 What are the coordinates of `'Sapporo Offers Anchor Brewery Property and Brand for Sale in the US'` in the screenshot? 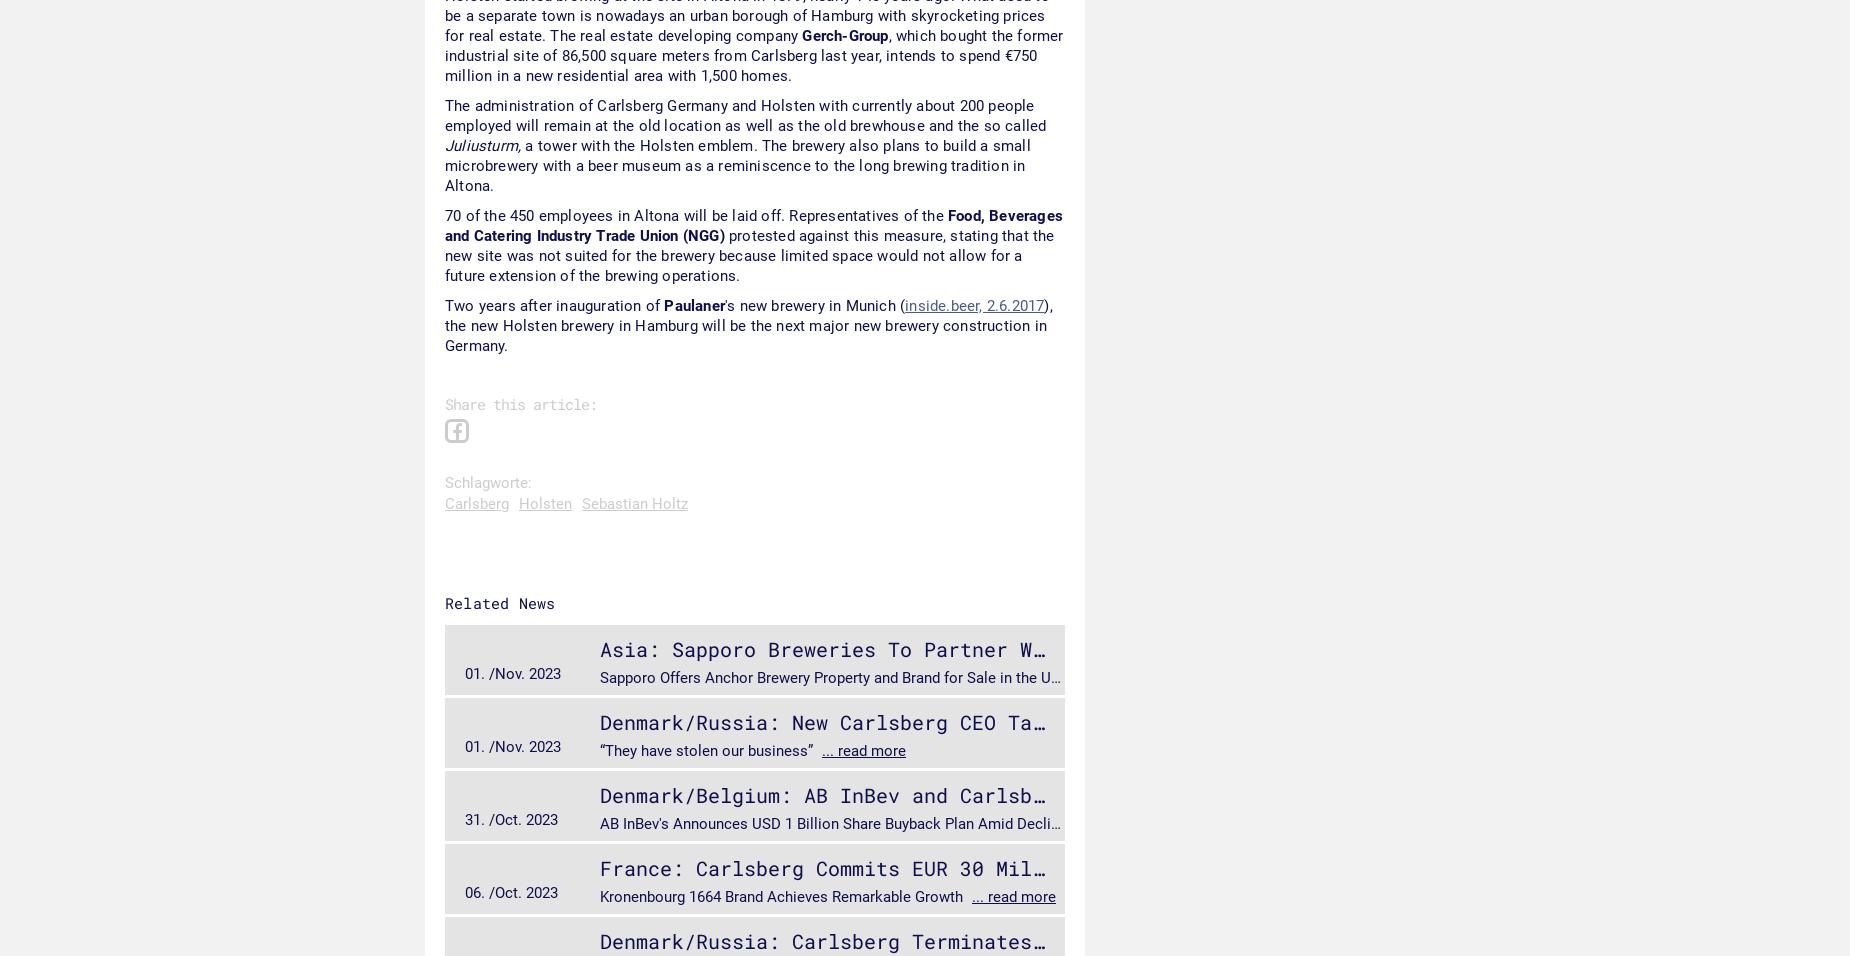 It's located at (831, 677).